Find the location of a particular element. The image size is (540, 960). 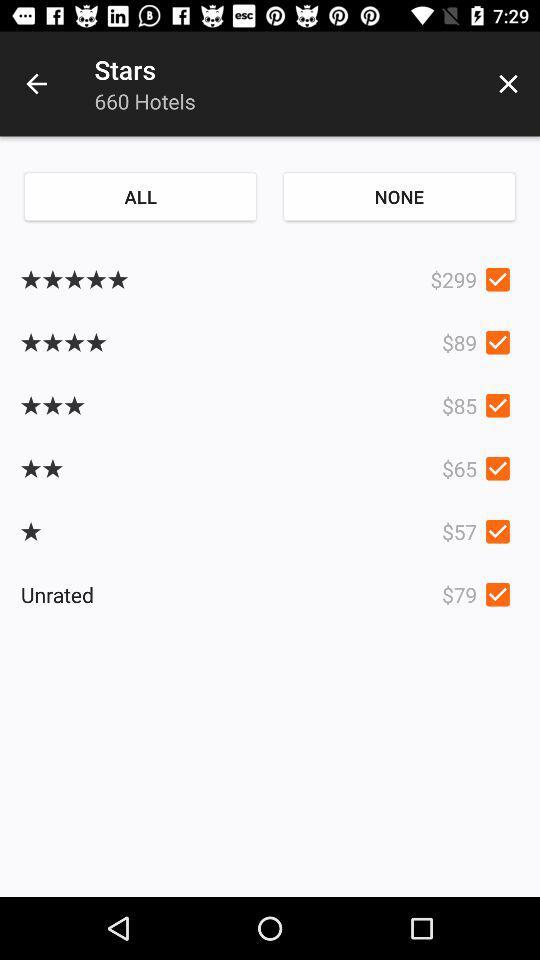

item next to none is located at coordinates (139, 196).